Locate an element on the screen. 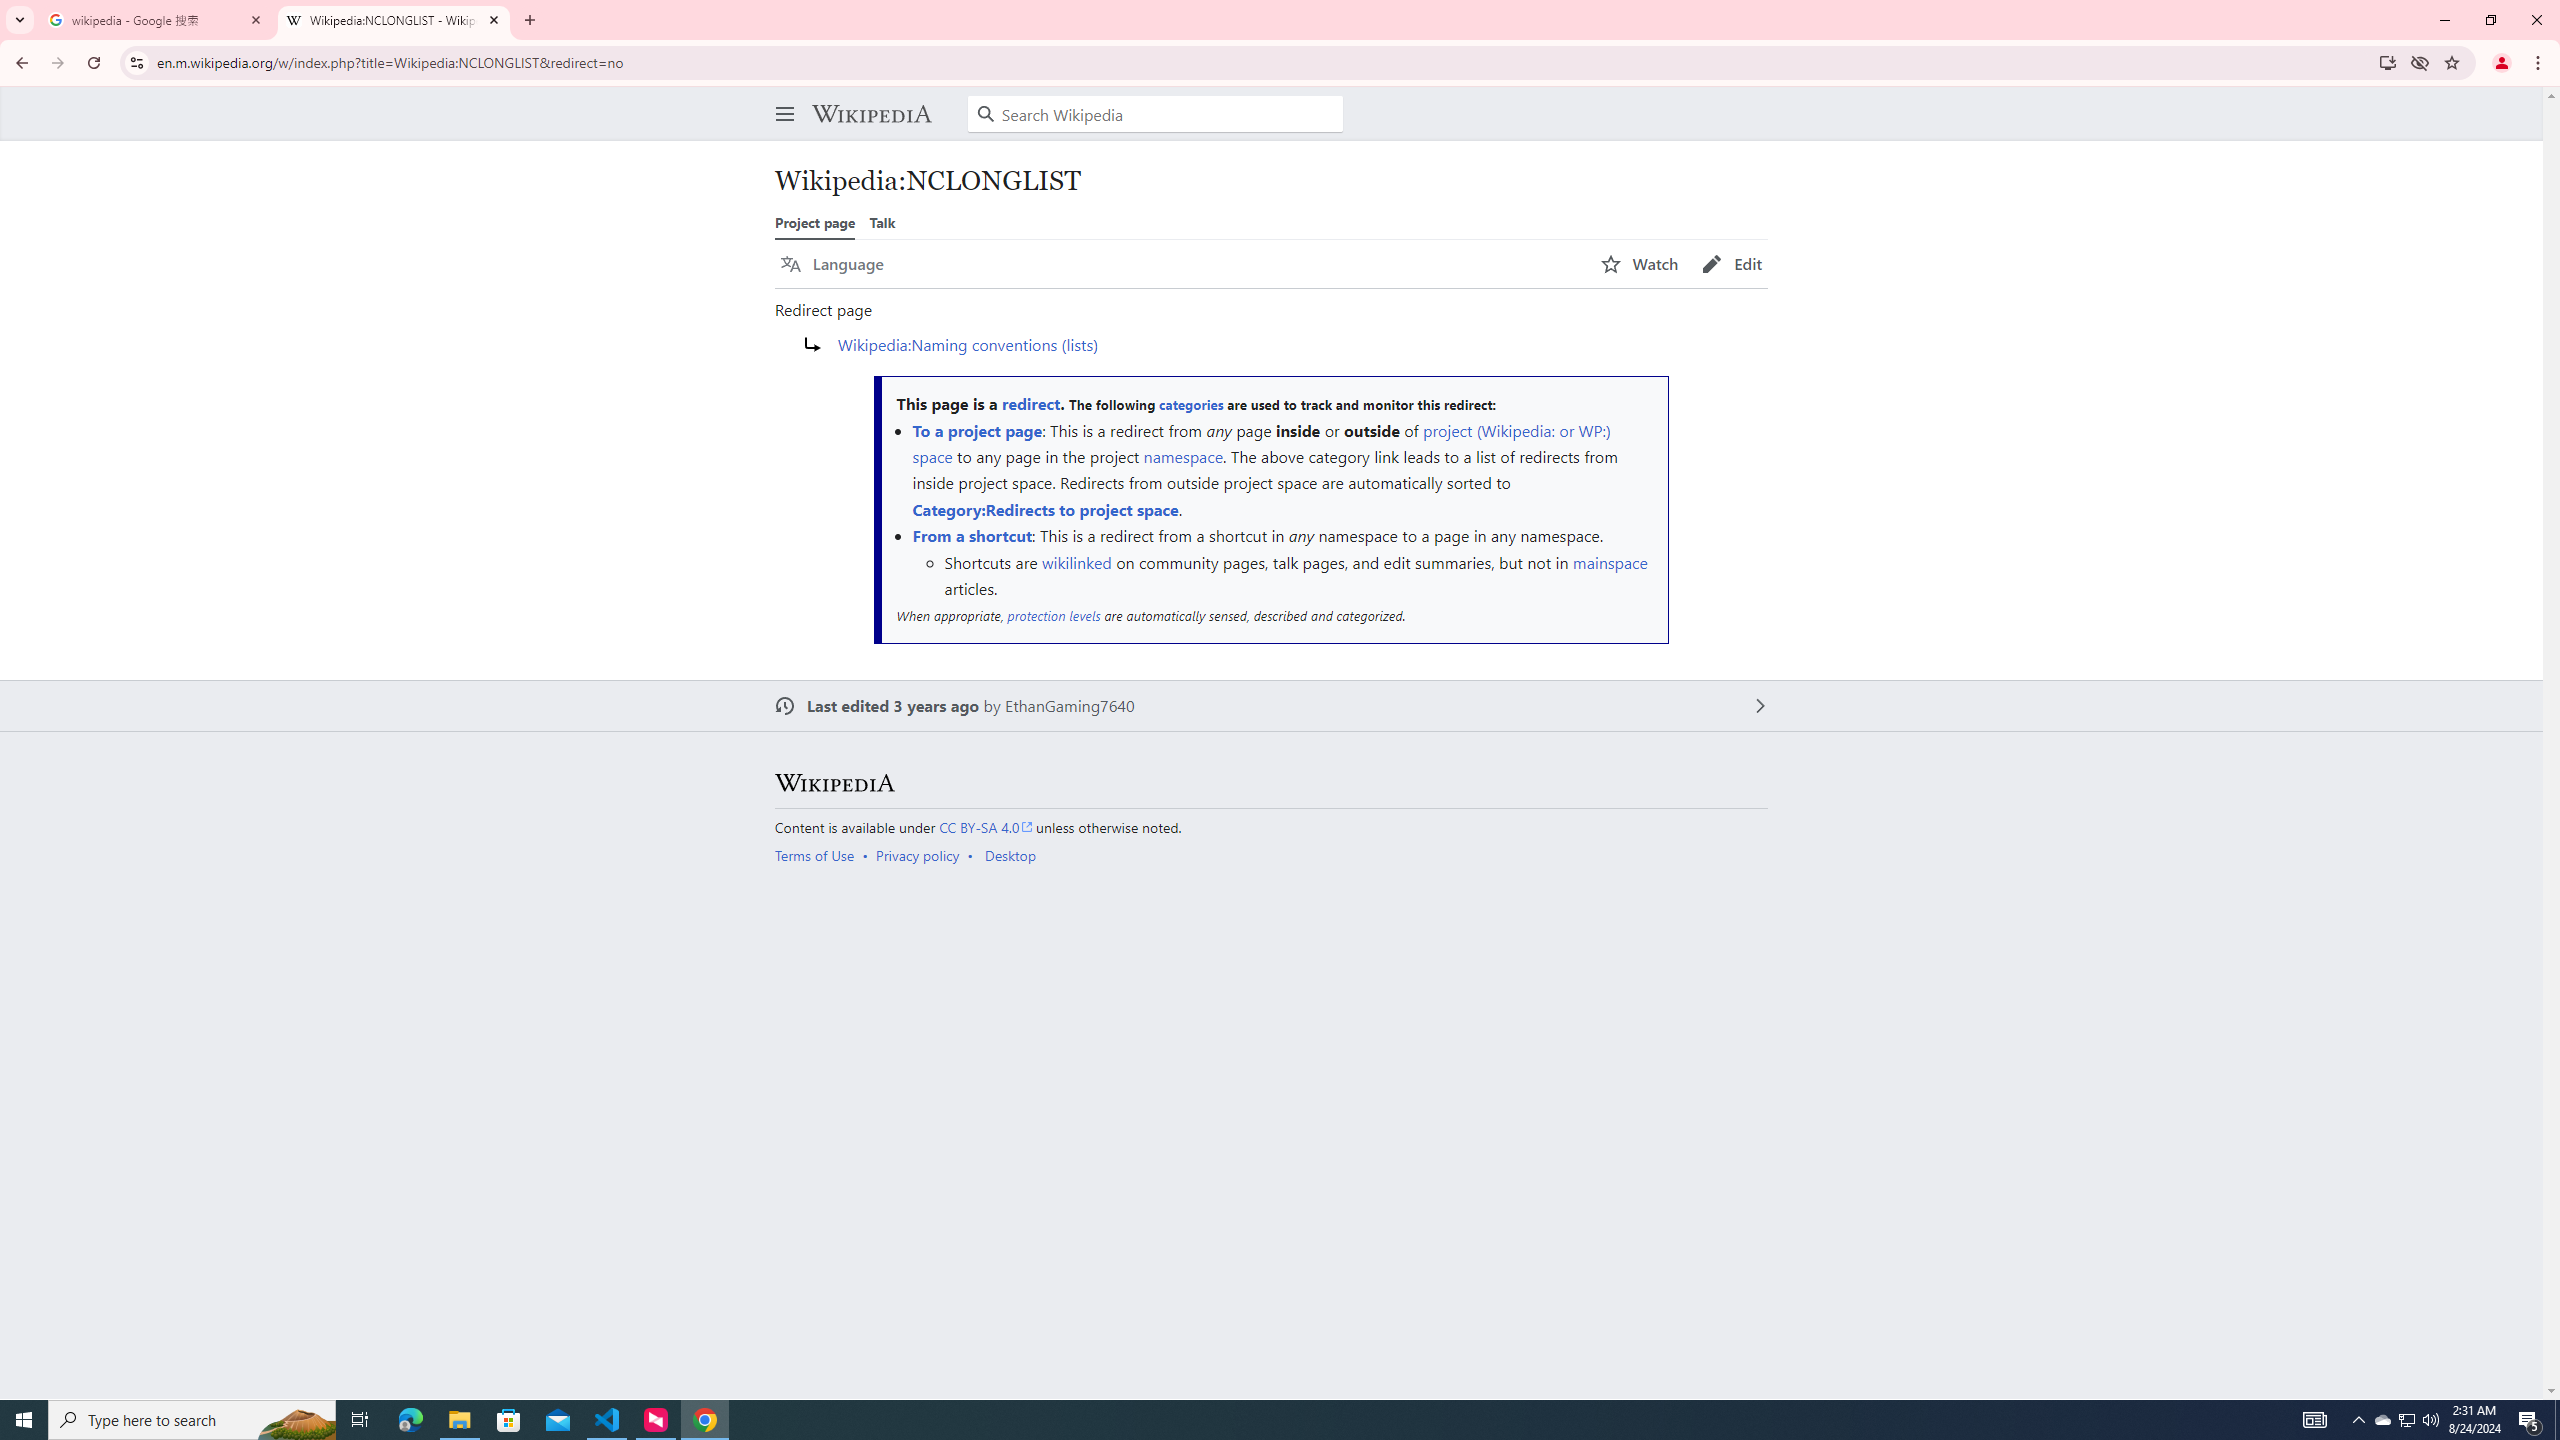 The width and height of the screenshot is (2560, 1440). 'Last edited 3 years ago by EthanGaming7640' is located at coordinates (1271, 706).